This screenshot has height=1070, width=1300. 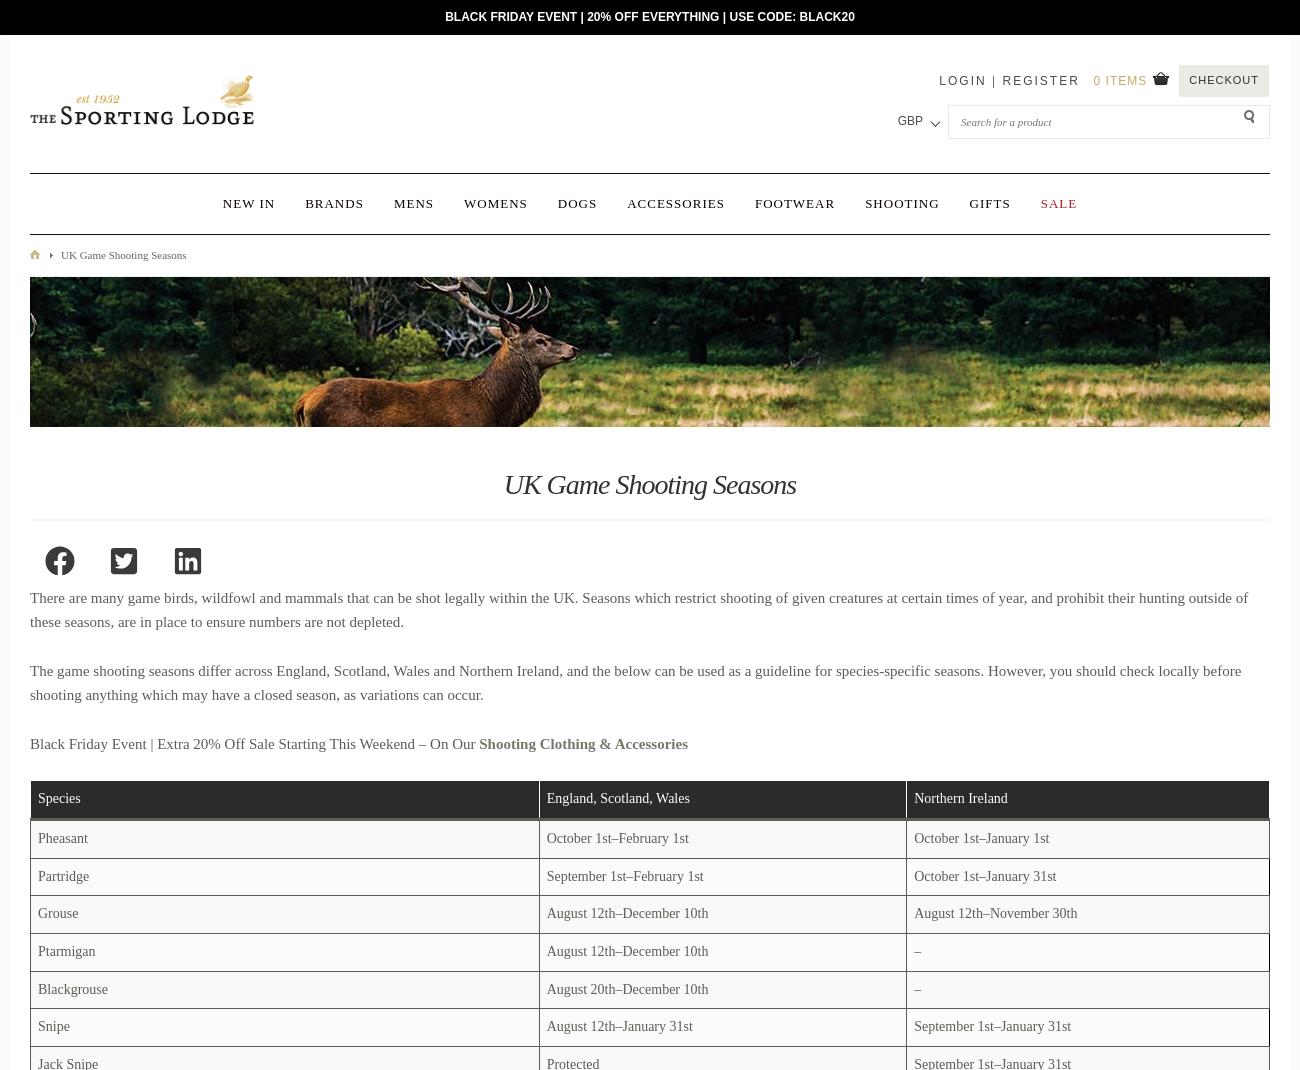 I want to click on 'Blackgrouse', so click(x=72, y=988).